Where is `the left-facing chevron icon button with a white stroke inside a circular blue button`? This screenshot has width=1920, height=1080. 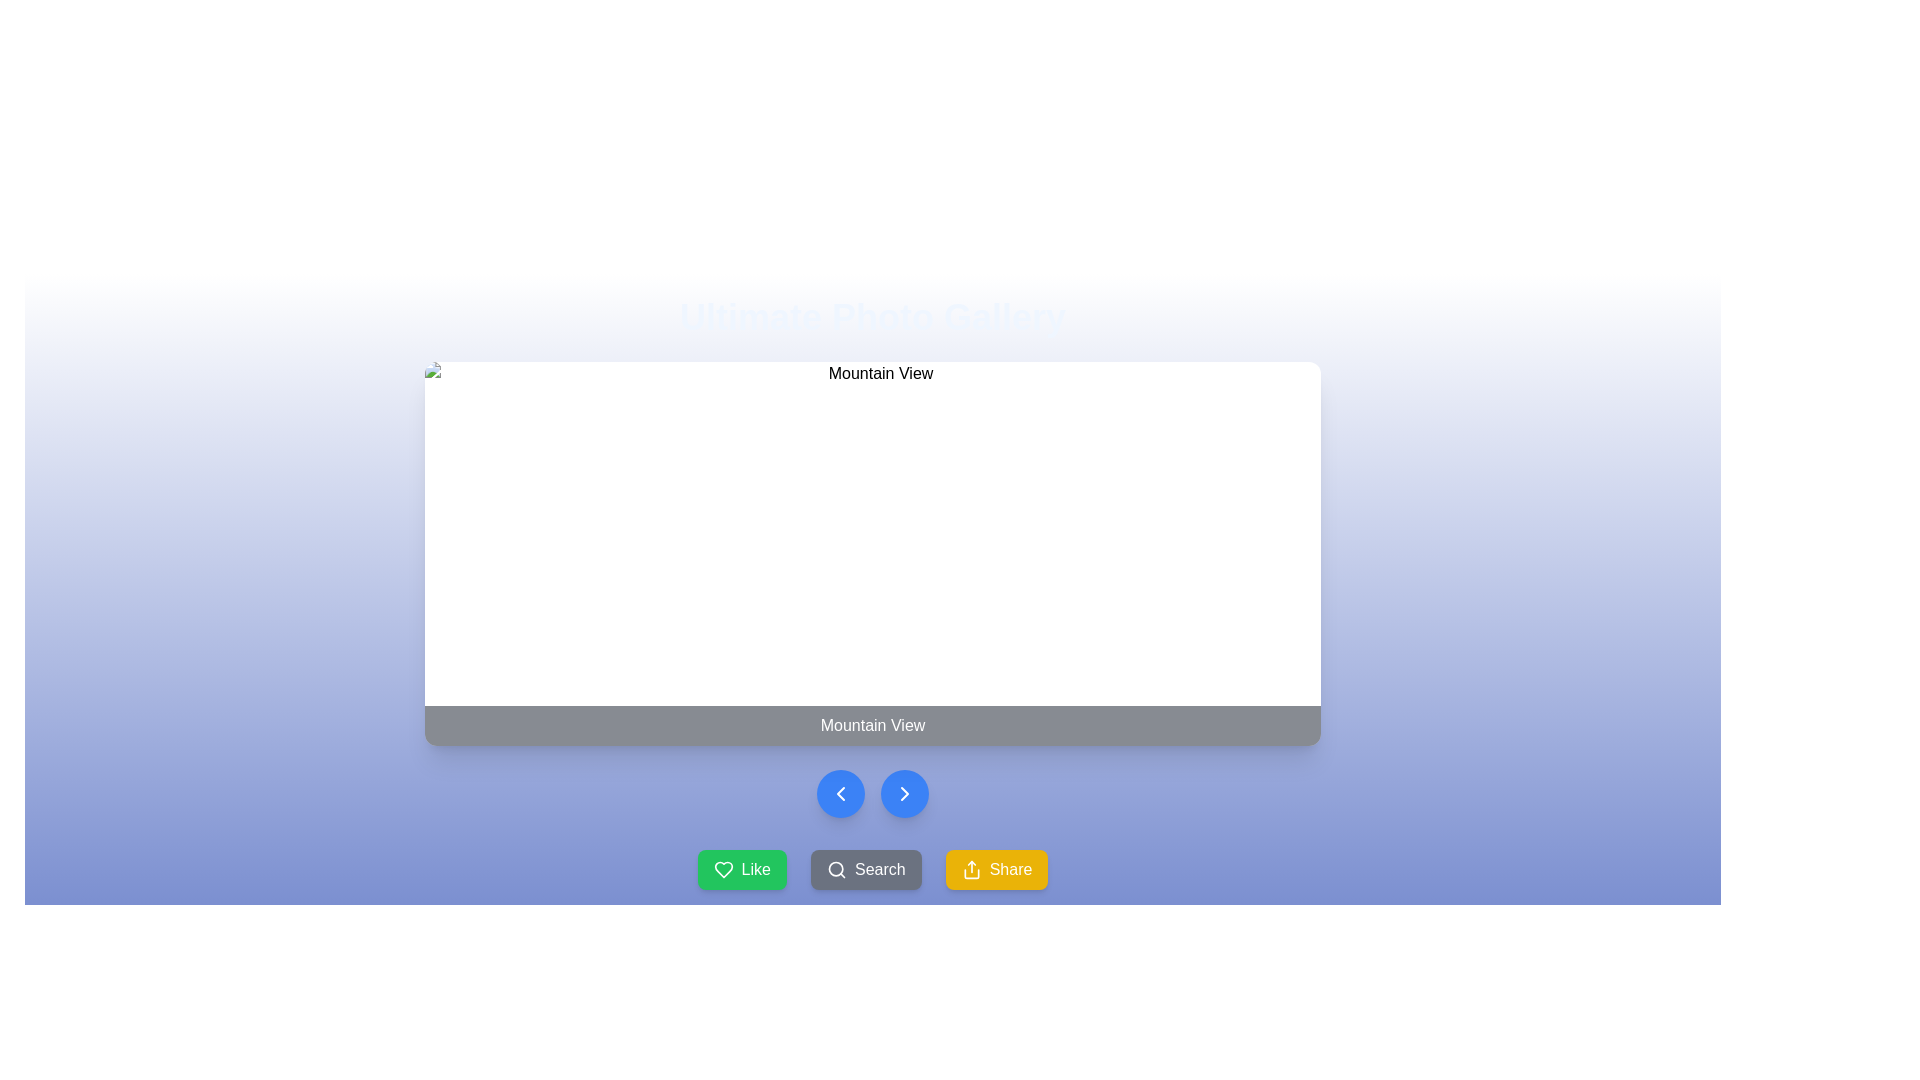
the left-facing chevron icon button with a white stroke inside a circular blue button is located at coordinates (840, 793).